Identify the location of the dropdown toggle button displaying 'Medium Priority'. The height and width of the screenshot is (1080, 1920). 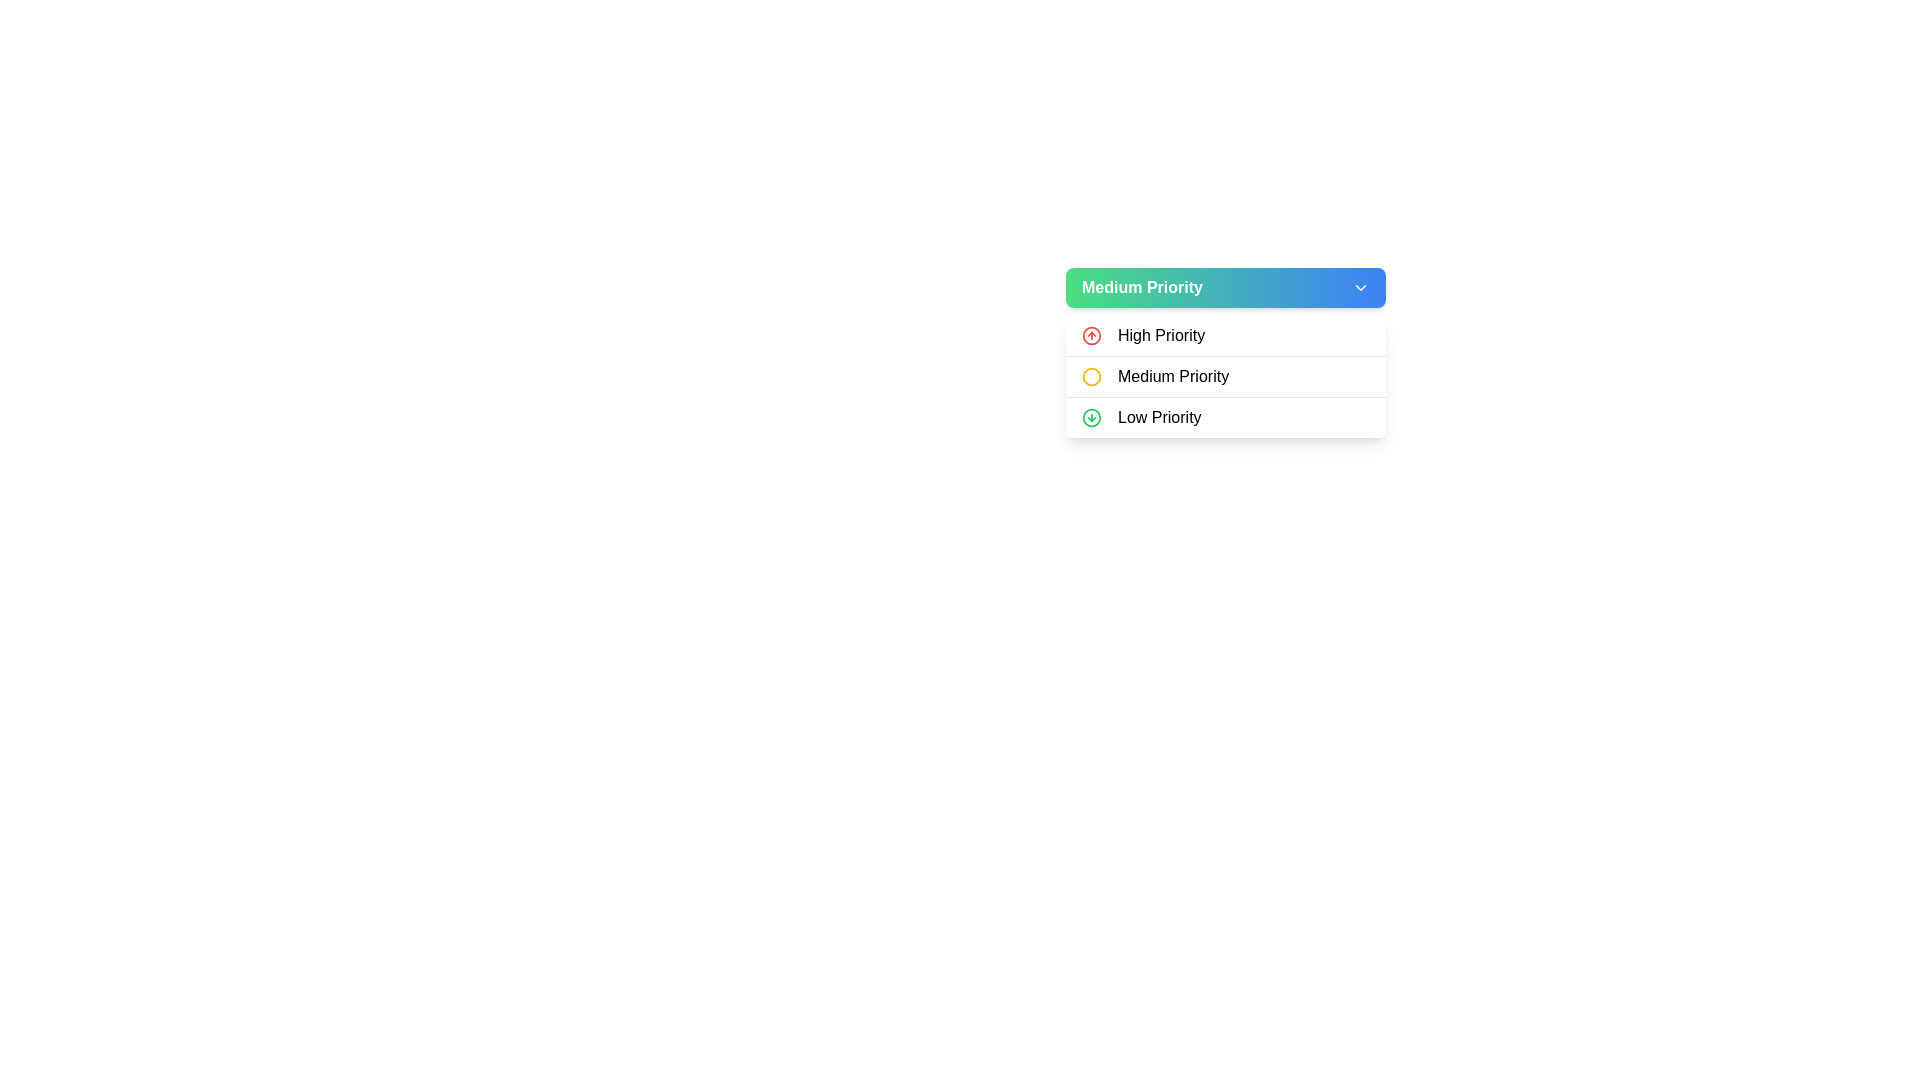
(1224, 288).